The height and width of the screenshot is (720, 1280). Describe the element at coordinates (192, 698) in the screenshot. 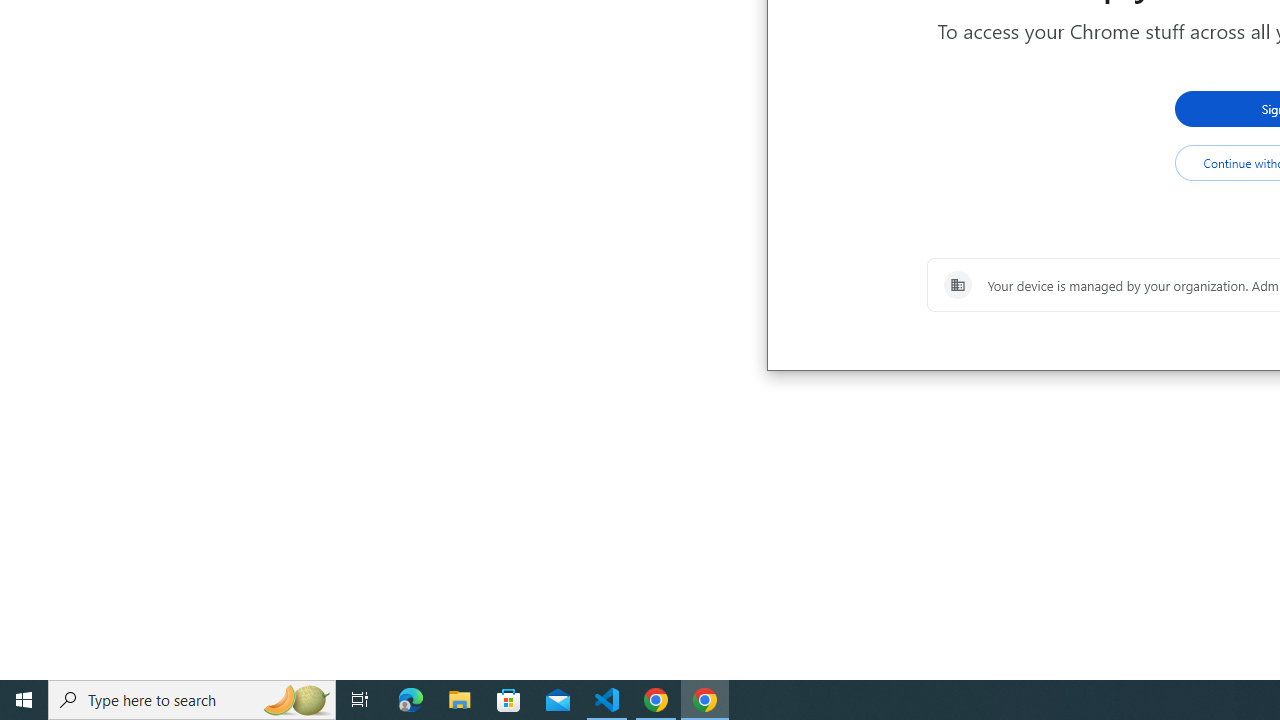

I see `'Type here to search'` at that location.